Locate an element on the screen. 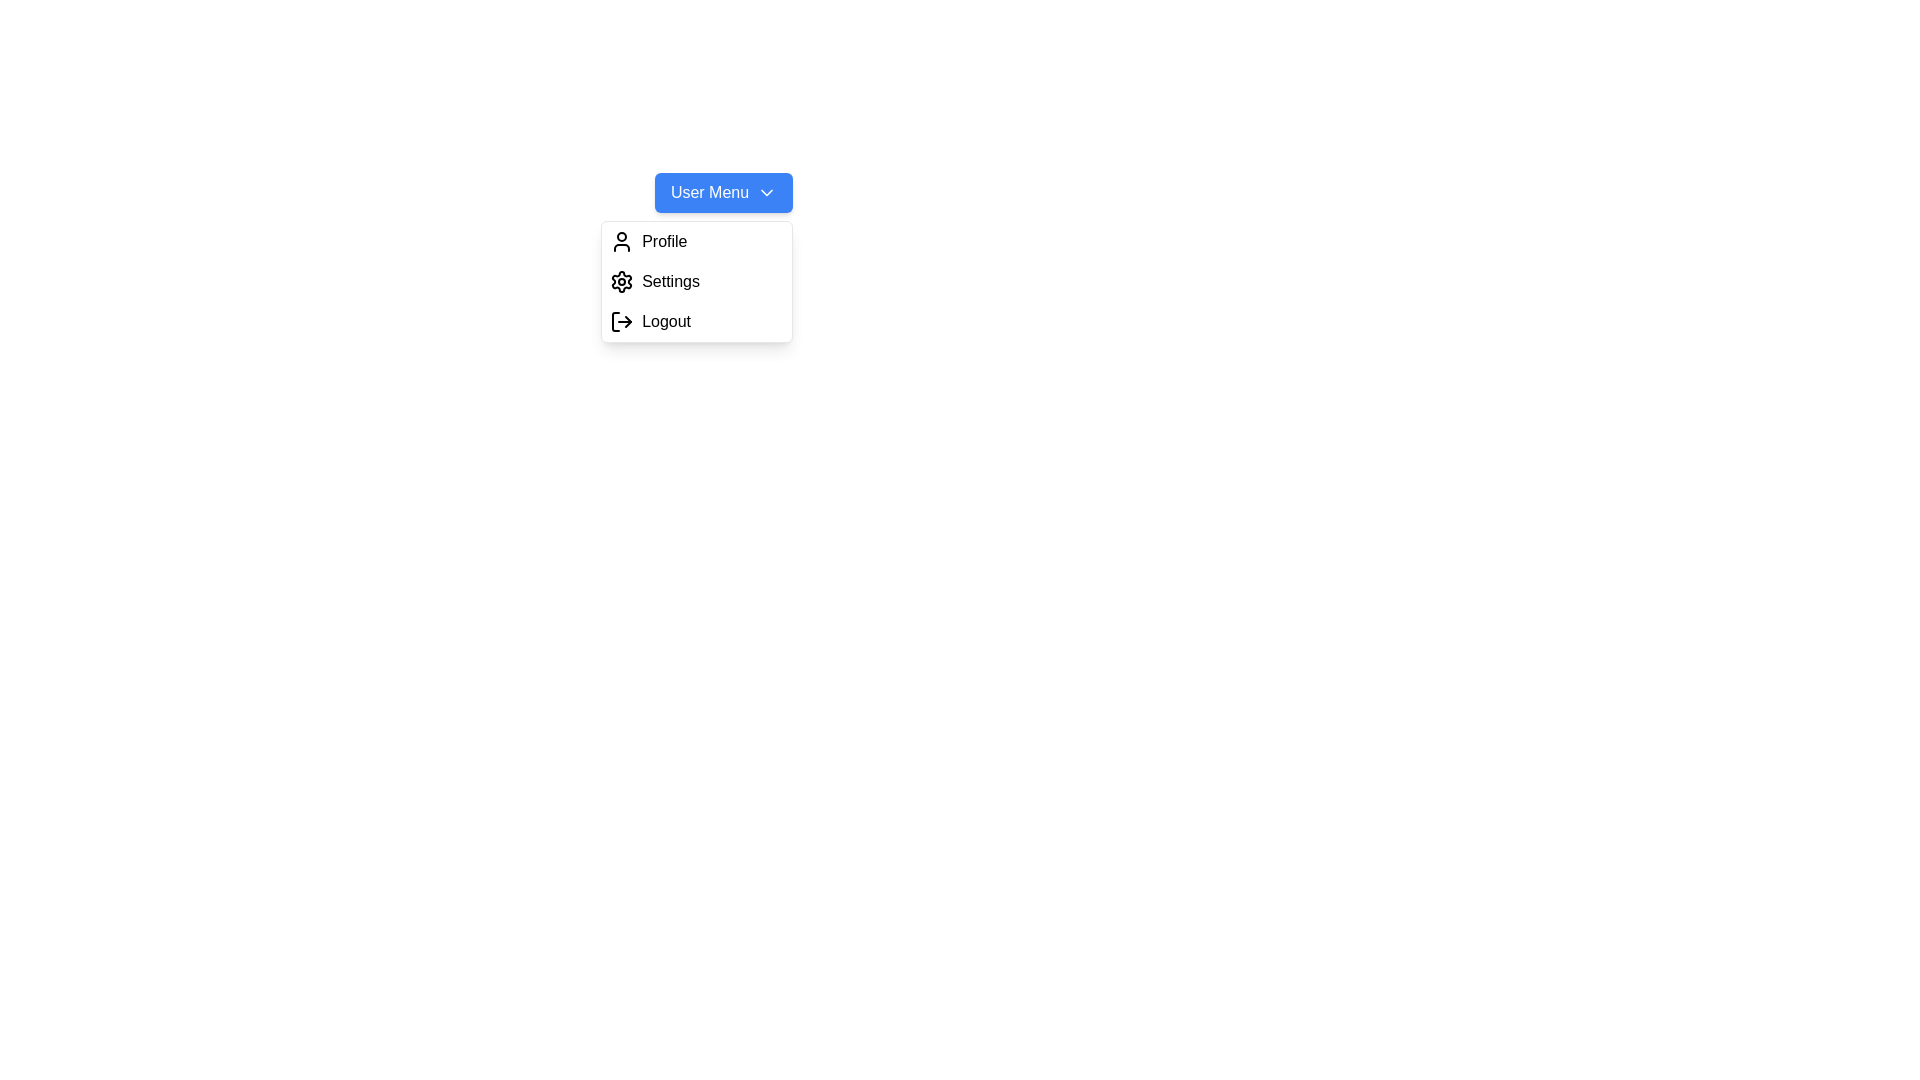  the logout icon element, which is a minimalistic black icon resembling a logout symbol, located in the 'Logout' button section of a dropdown menu is located at coordinates (621, 320).